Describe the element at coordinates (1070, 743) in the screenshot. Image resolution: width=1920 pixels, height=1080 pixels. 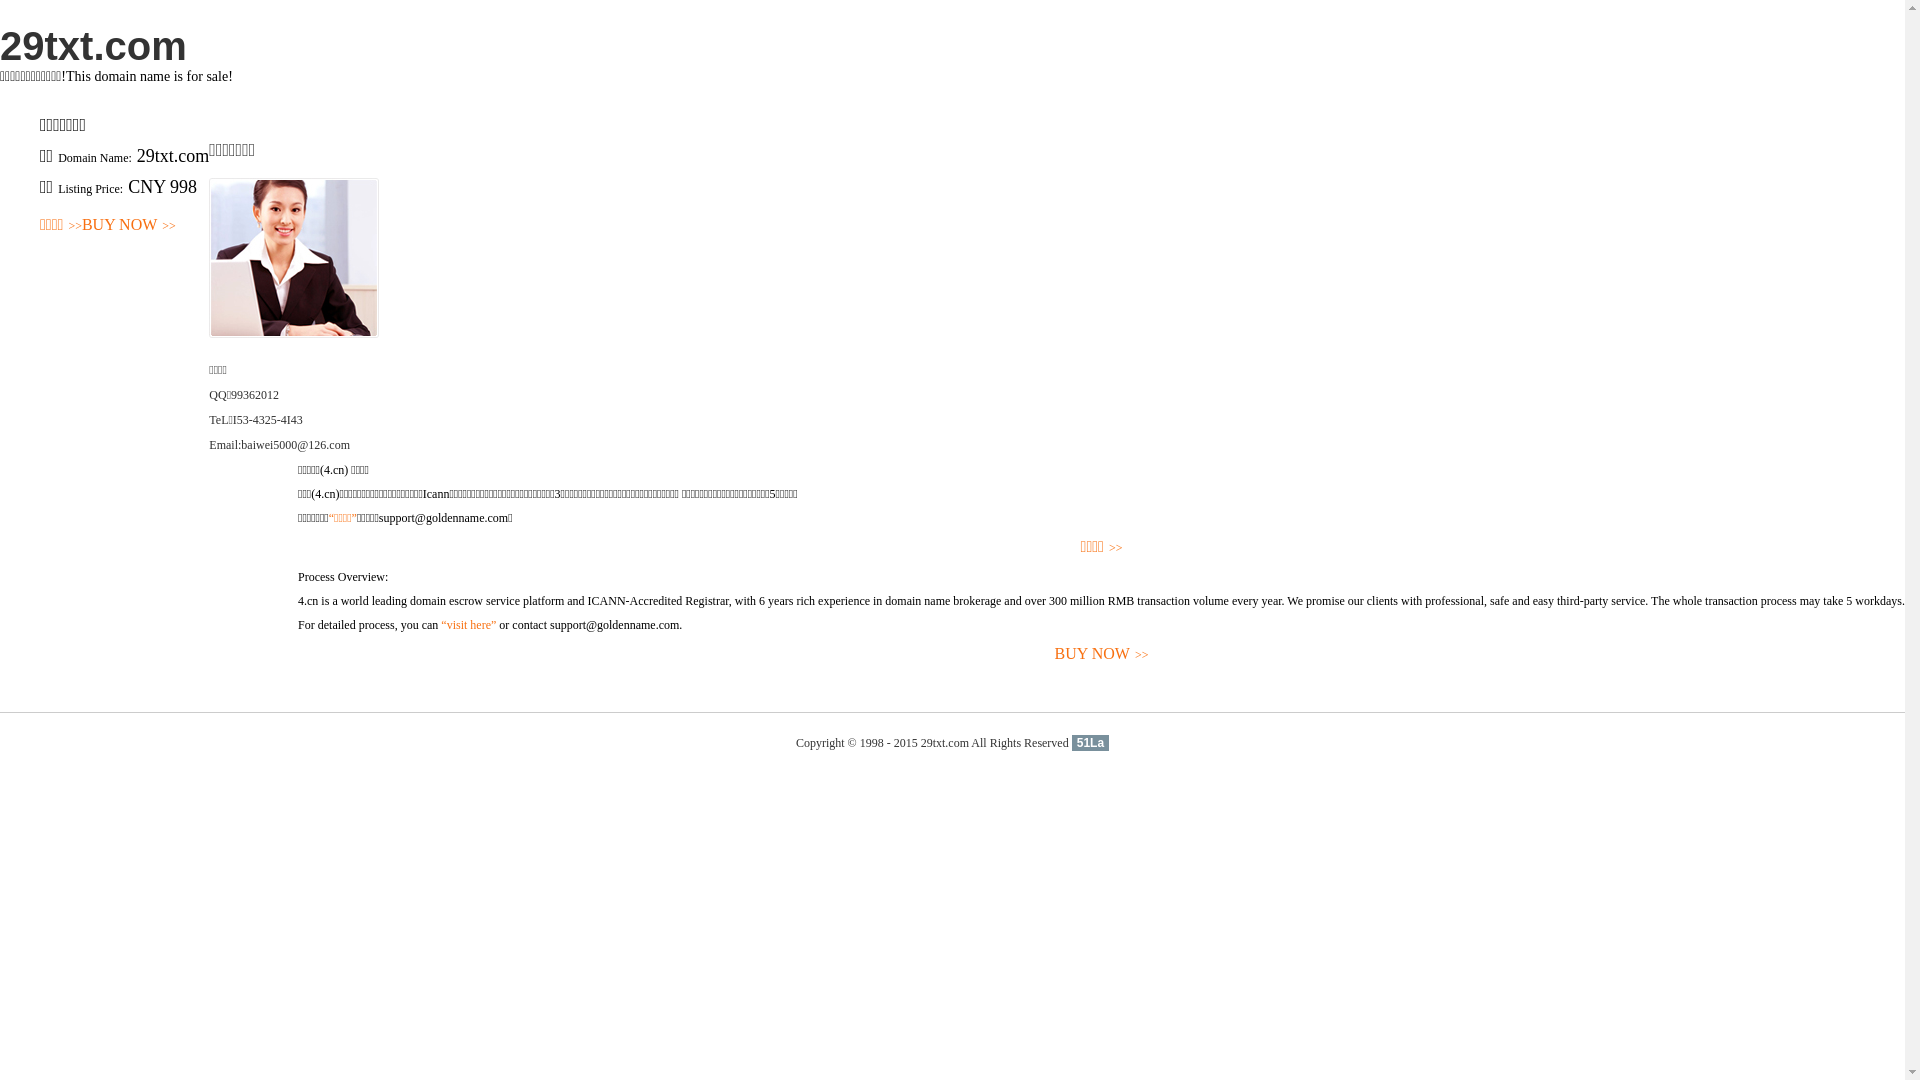
I see `'51La'` at that location.